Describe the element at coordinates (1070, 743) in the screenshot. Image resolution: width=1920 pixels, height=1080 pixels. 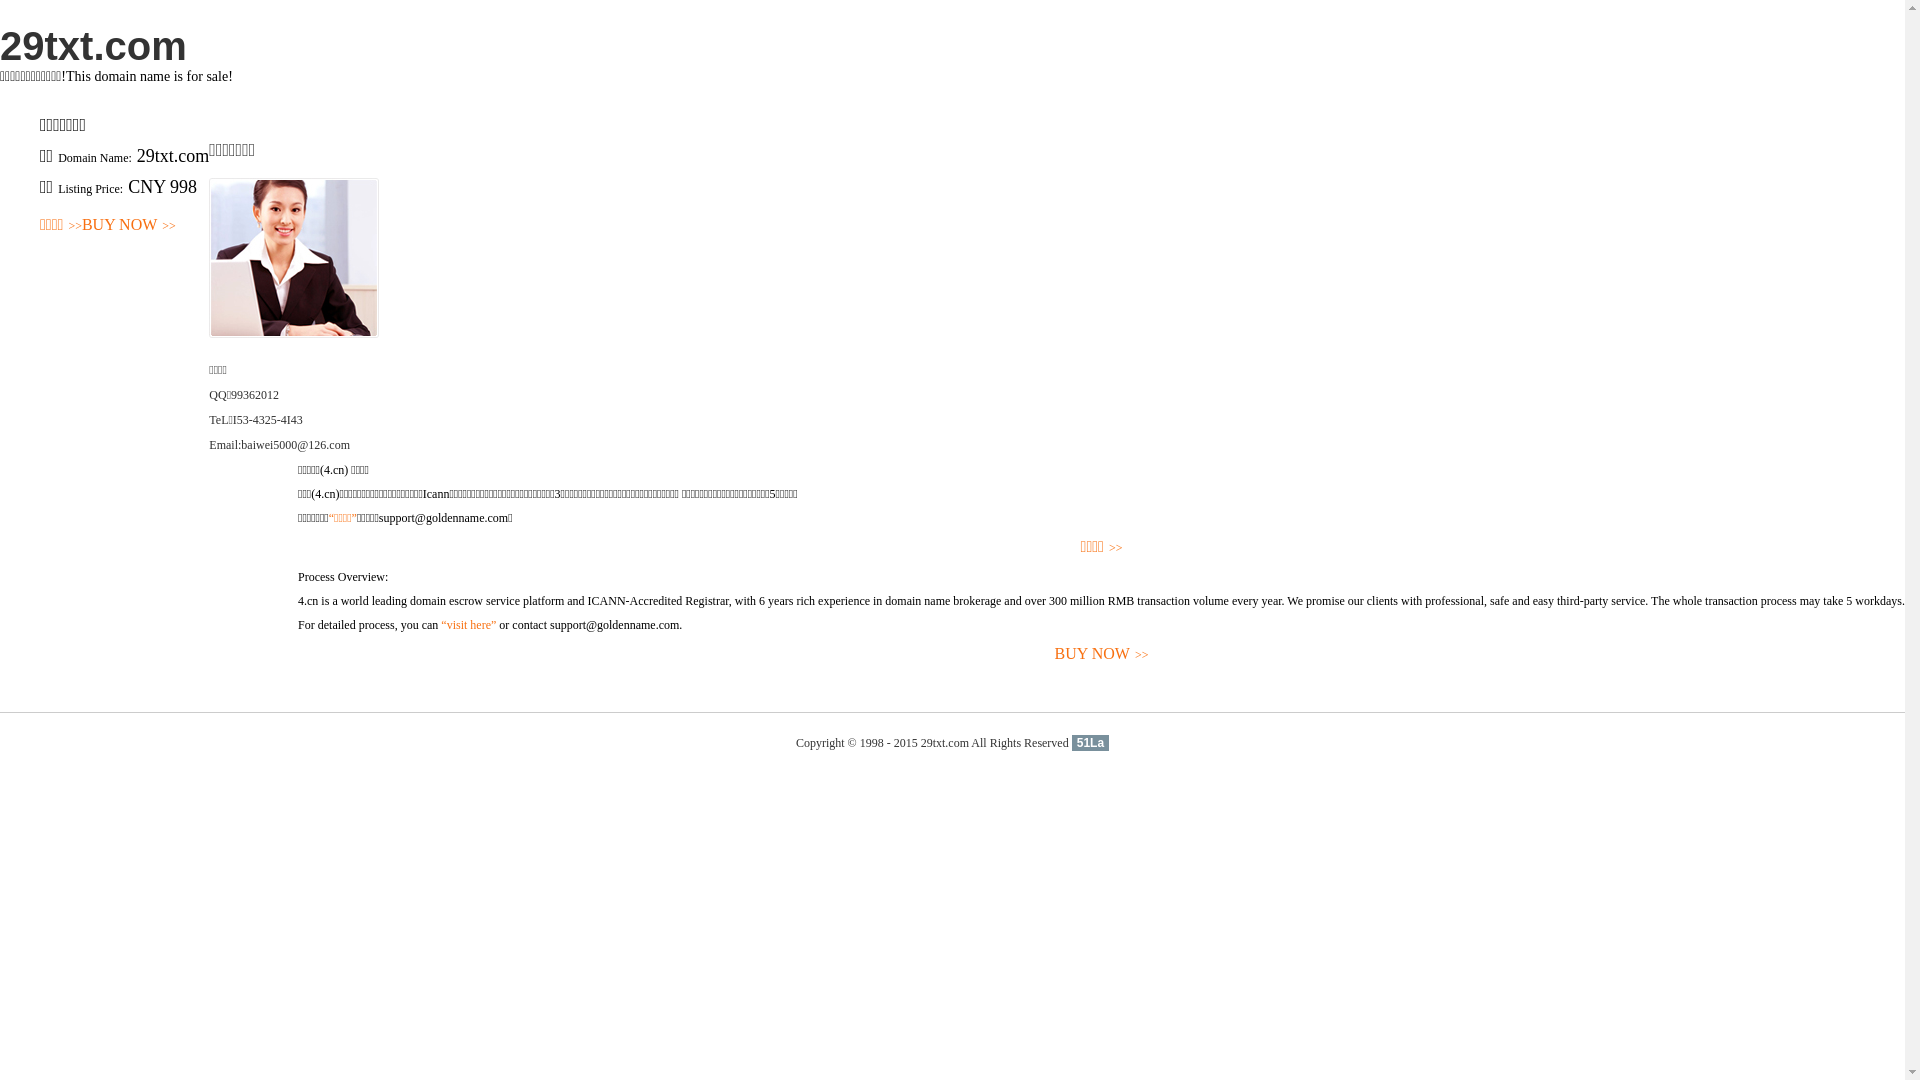
I see `'51La'` at that location.